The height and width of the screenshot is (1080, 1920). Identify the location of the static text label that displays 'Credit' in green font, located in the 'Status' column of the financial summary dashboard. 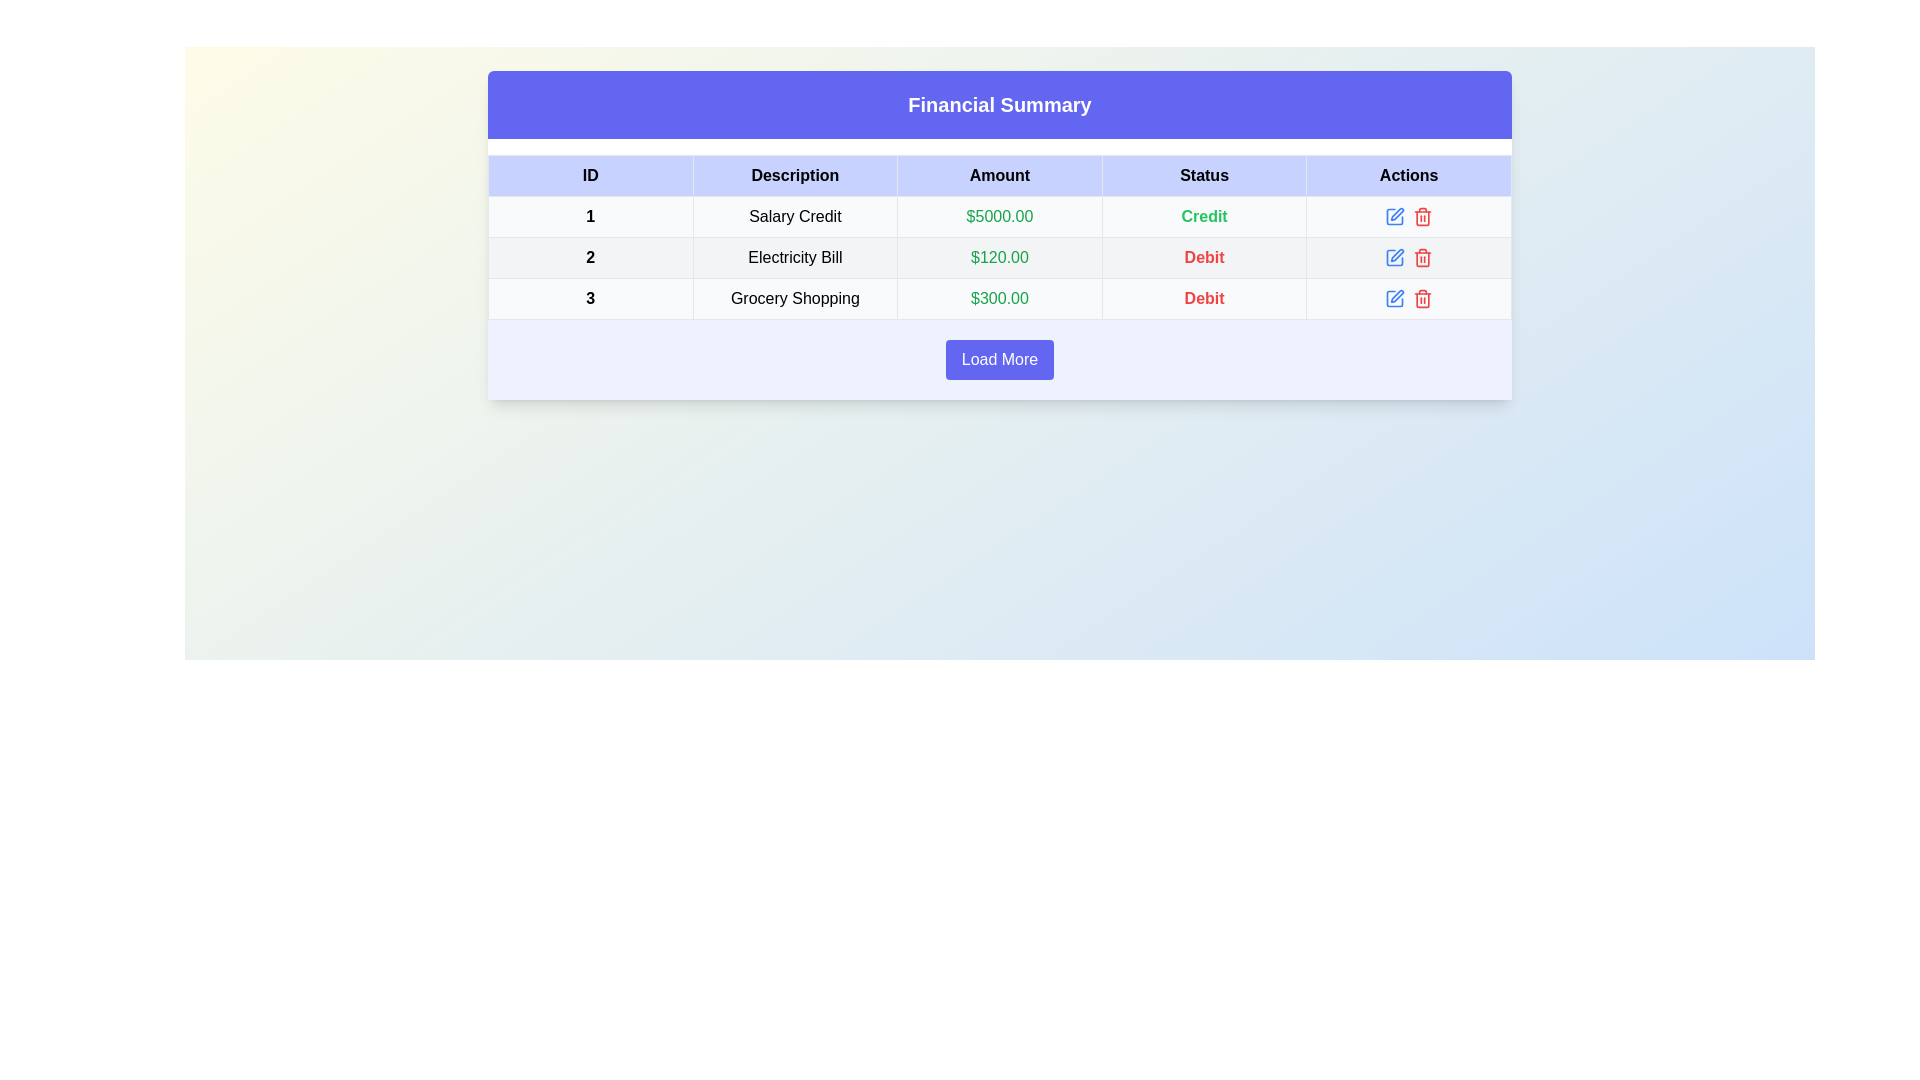
(1203, 216).